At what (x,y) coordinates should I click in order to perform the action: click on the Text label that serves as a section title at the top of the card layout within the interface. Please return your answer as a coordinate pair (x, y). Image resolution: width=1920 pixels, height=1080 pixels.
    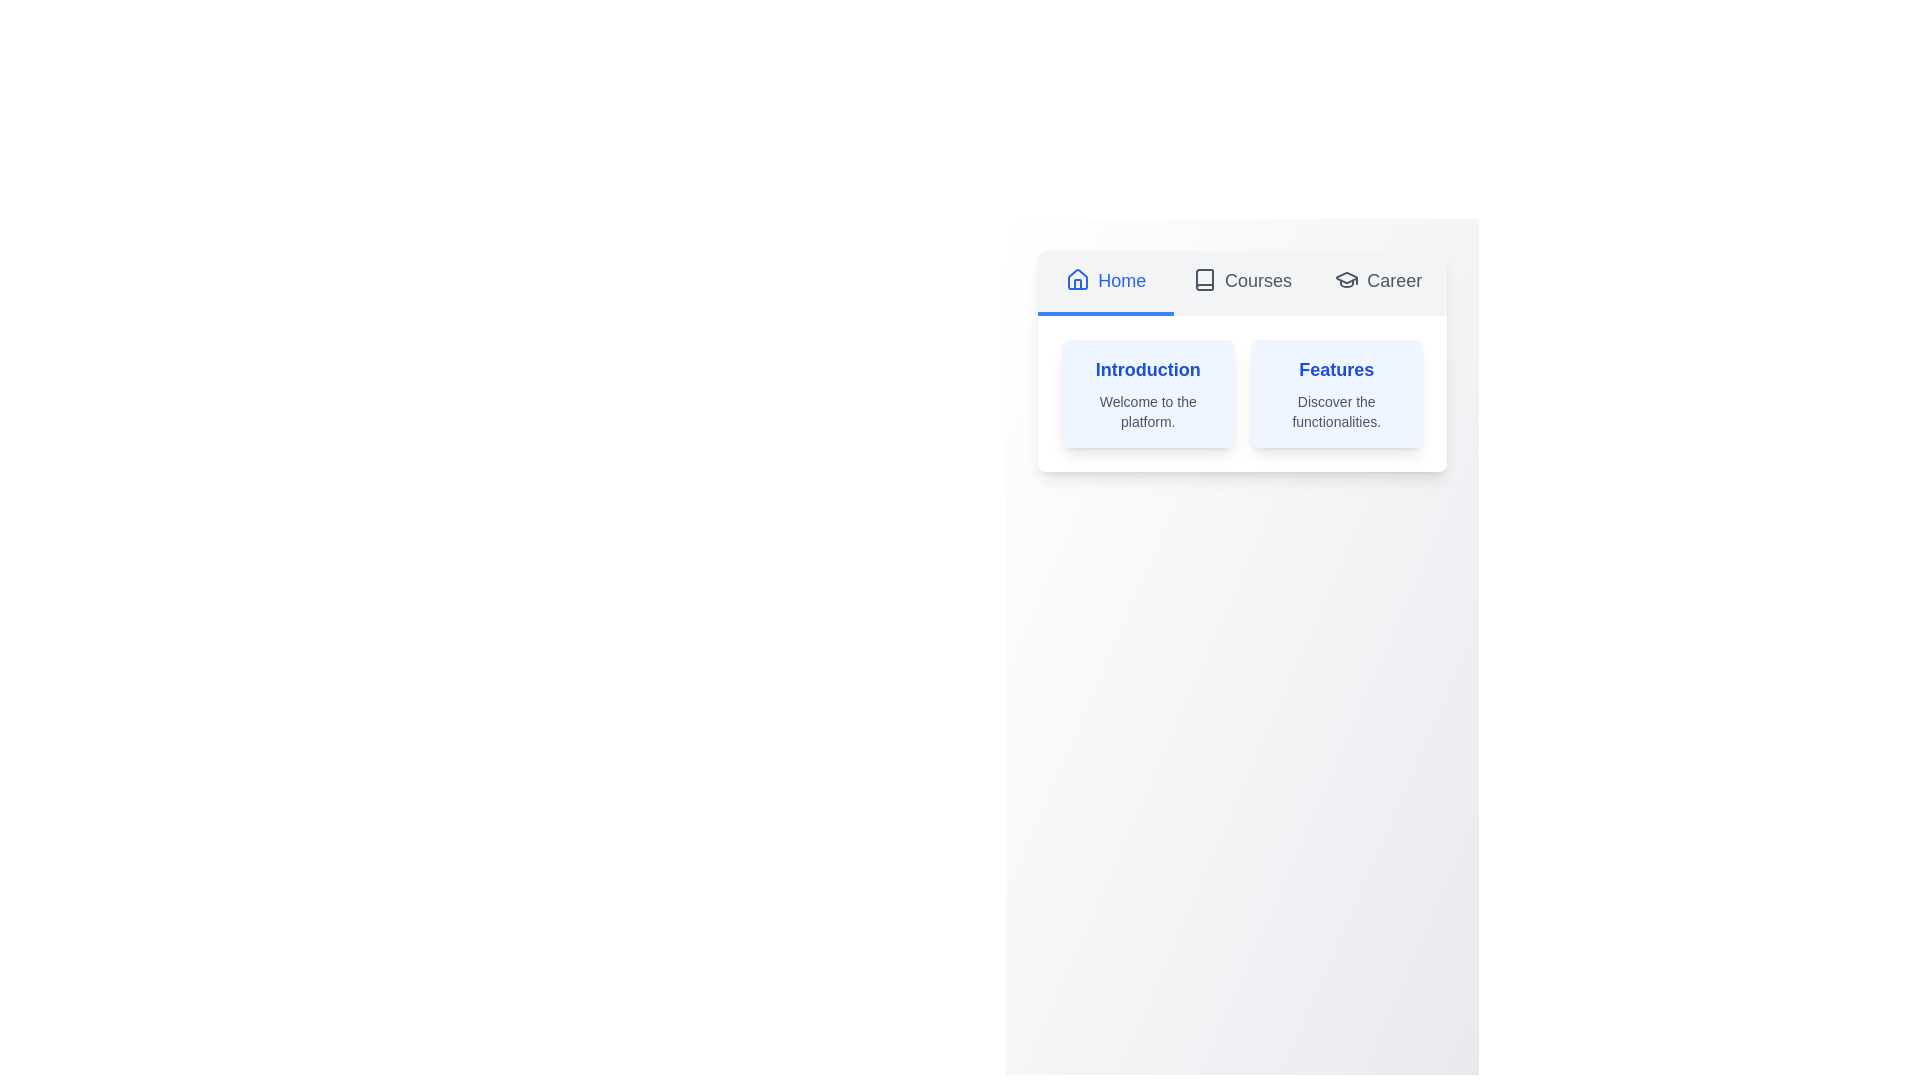
    Looking at the image, I should click on (1148, 370).